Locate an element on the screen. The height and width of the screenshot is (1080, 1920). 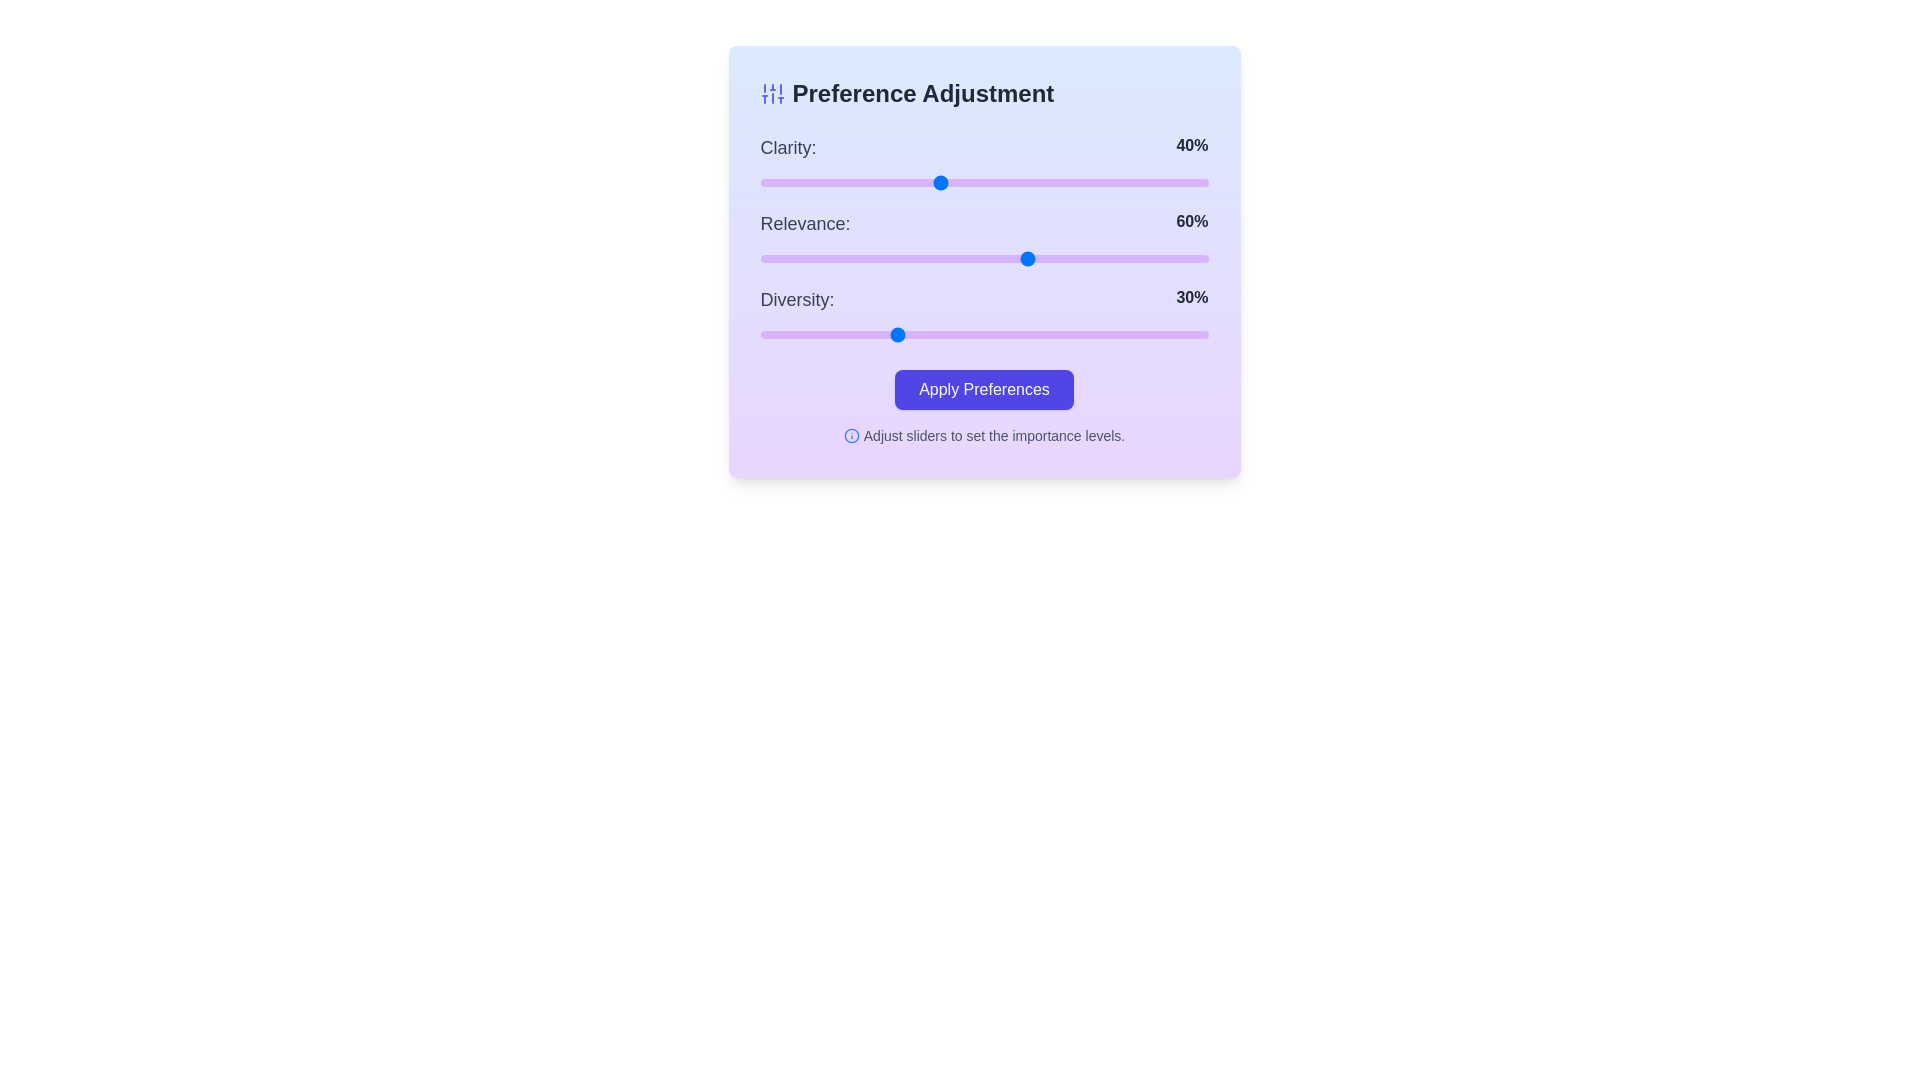
the 0 slider to 20% is located at coordinates (850, 182).